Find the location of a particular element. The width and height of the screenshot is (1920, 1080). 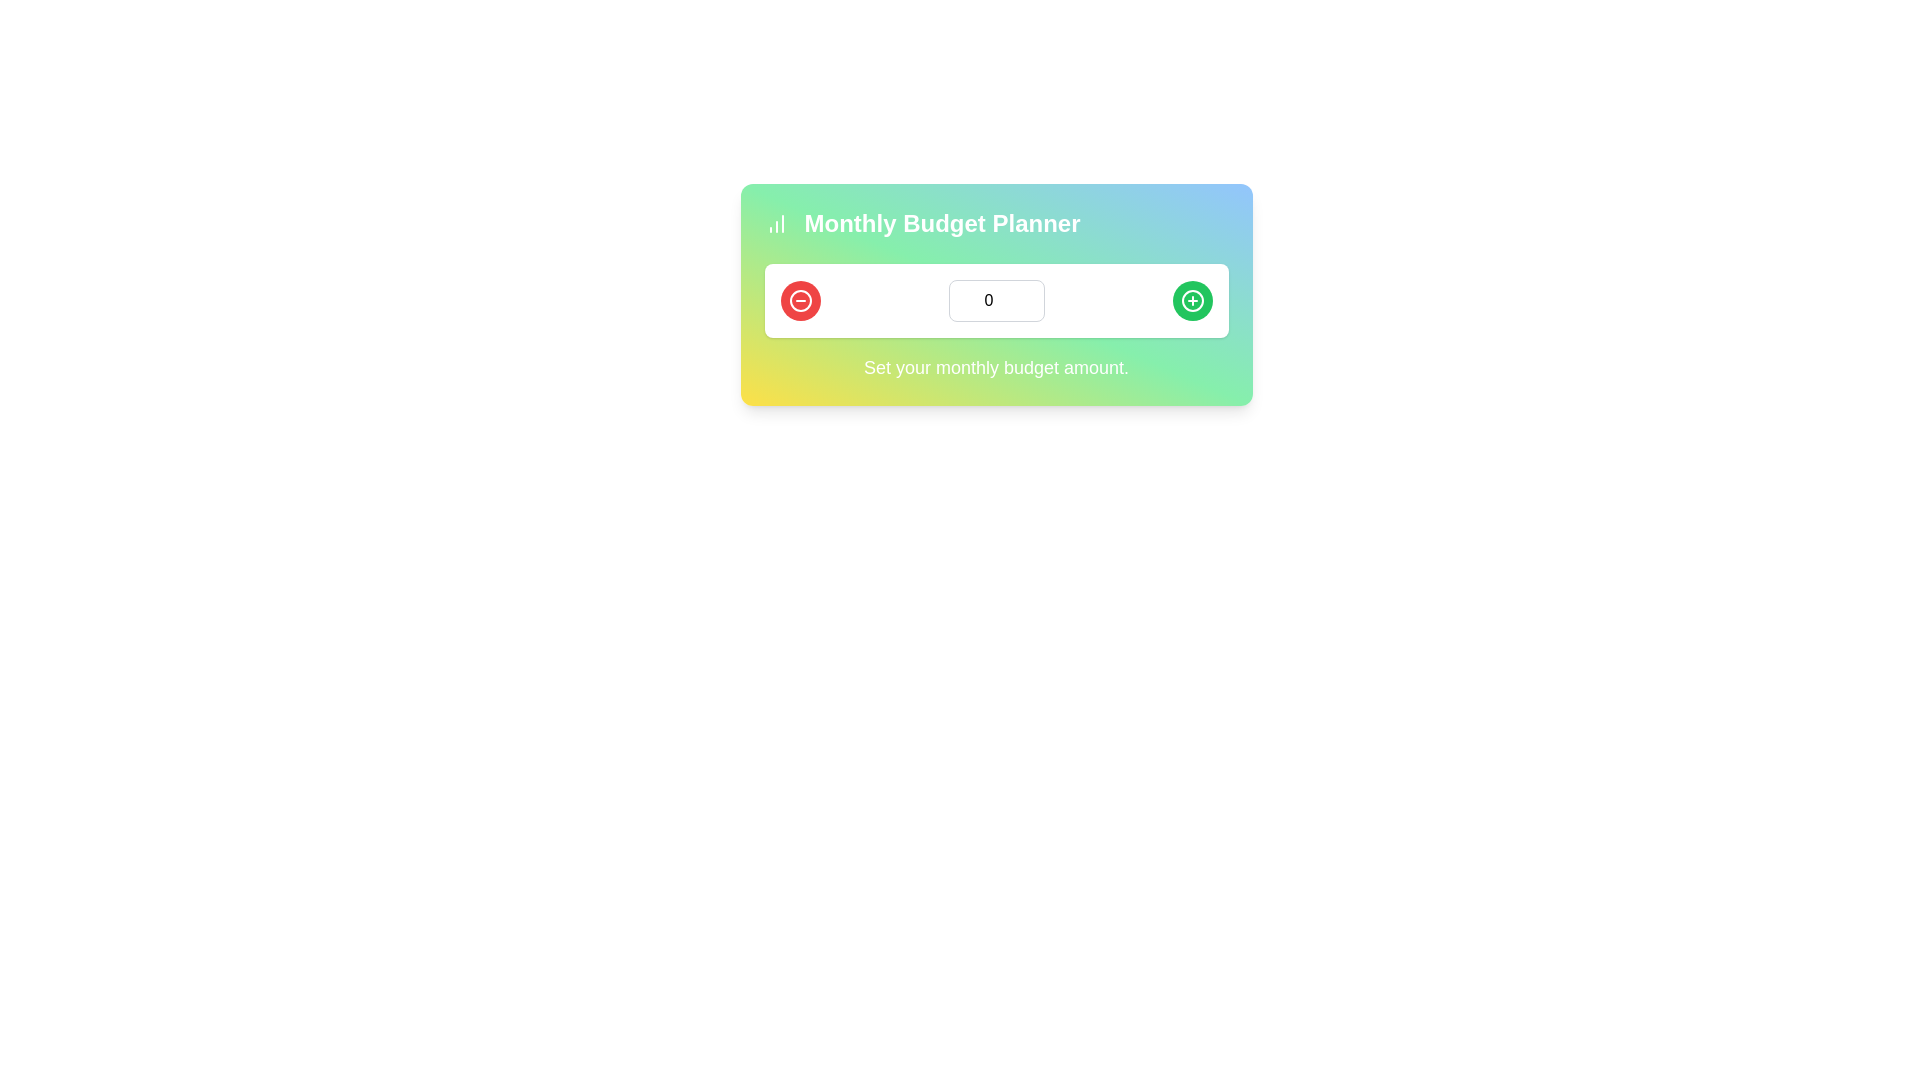

the rightmost circular green button with a white '+' icon to trigger hover effects is located at coordinates (1192, 300).